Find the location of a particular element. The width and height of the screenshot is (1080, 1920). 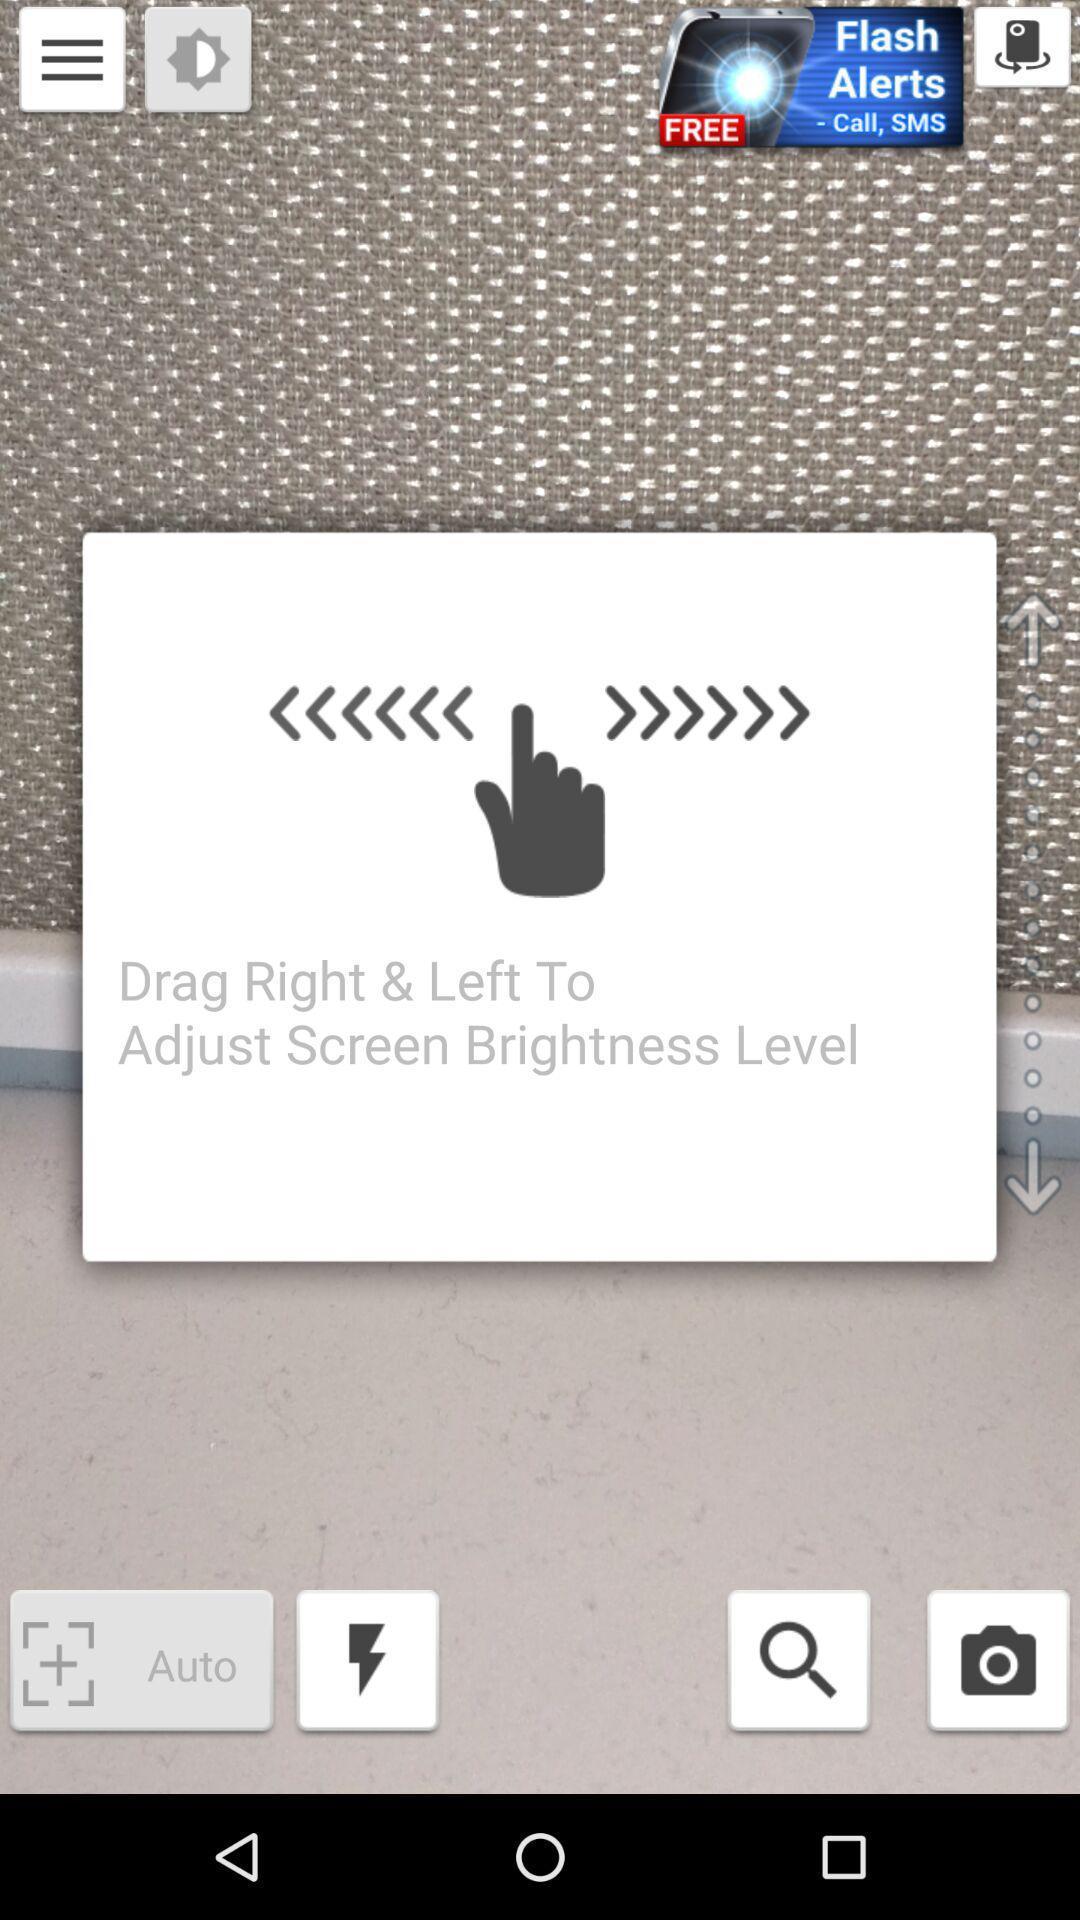

search option is located at coordinates (798, 1664).